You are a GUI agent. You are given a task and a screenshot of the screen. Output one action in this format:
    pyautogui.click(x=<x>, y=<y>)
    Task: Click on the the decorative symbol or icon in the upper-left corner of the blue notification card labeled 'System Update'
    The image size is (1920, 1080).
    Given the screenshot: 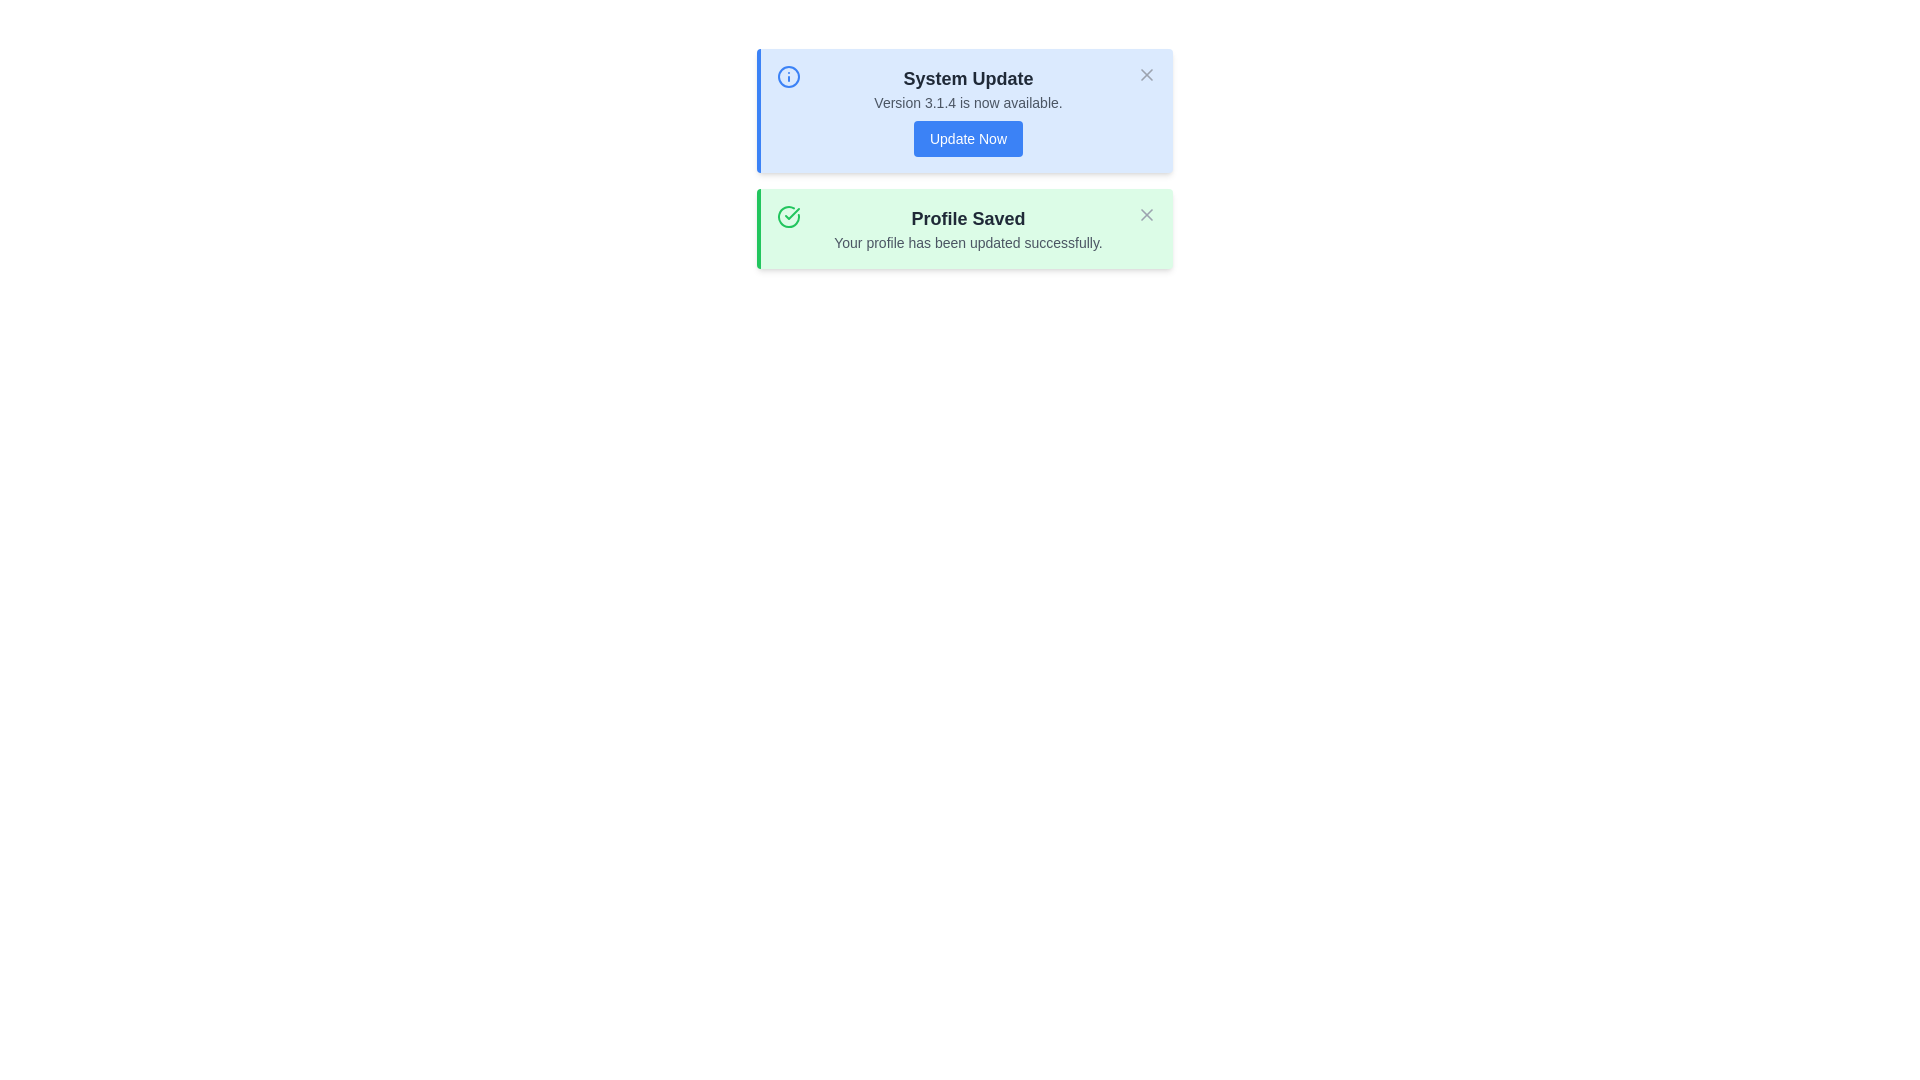 What is the action you would take?
    pyautogui.click(x=787, y=76)
    